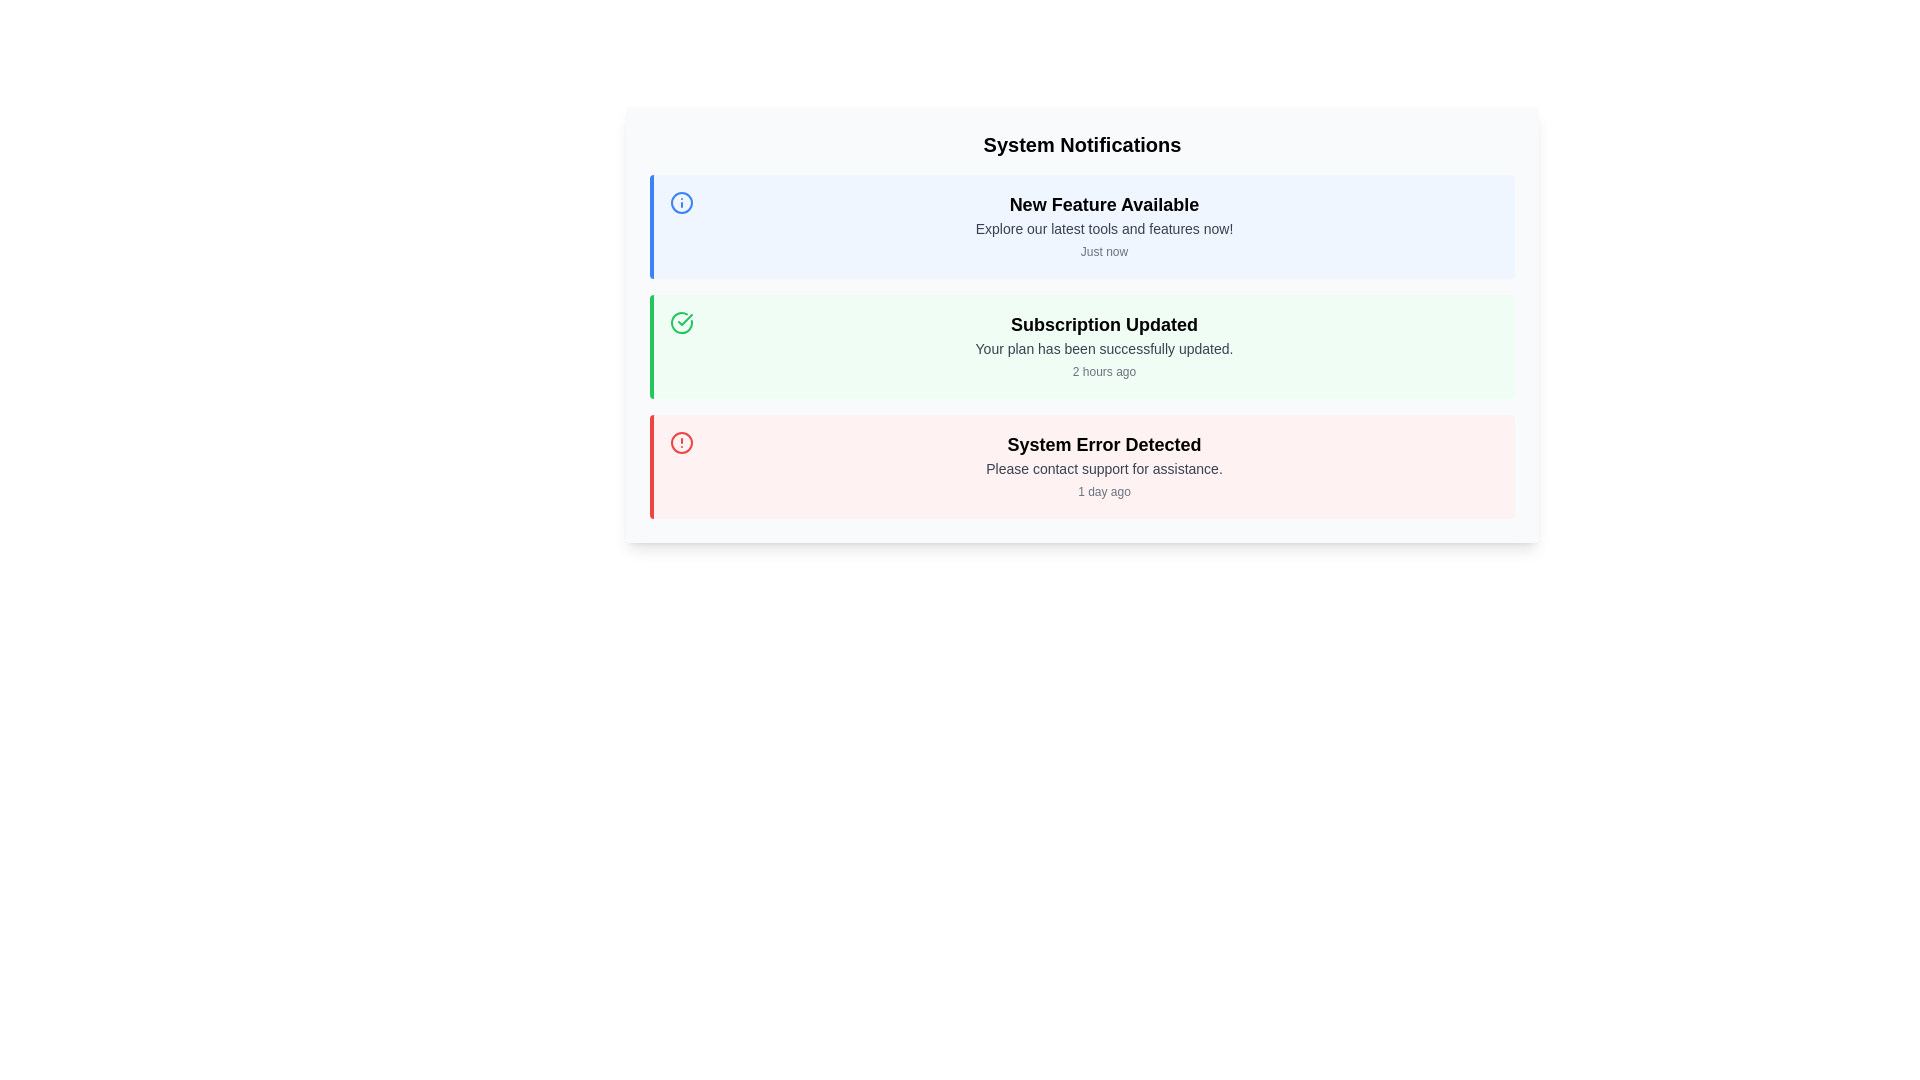  I want to click on the checkmark icon in the green notification area, which indicates a completed action or success status, so click(681, 322).